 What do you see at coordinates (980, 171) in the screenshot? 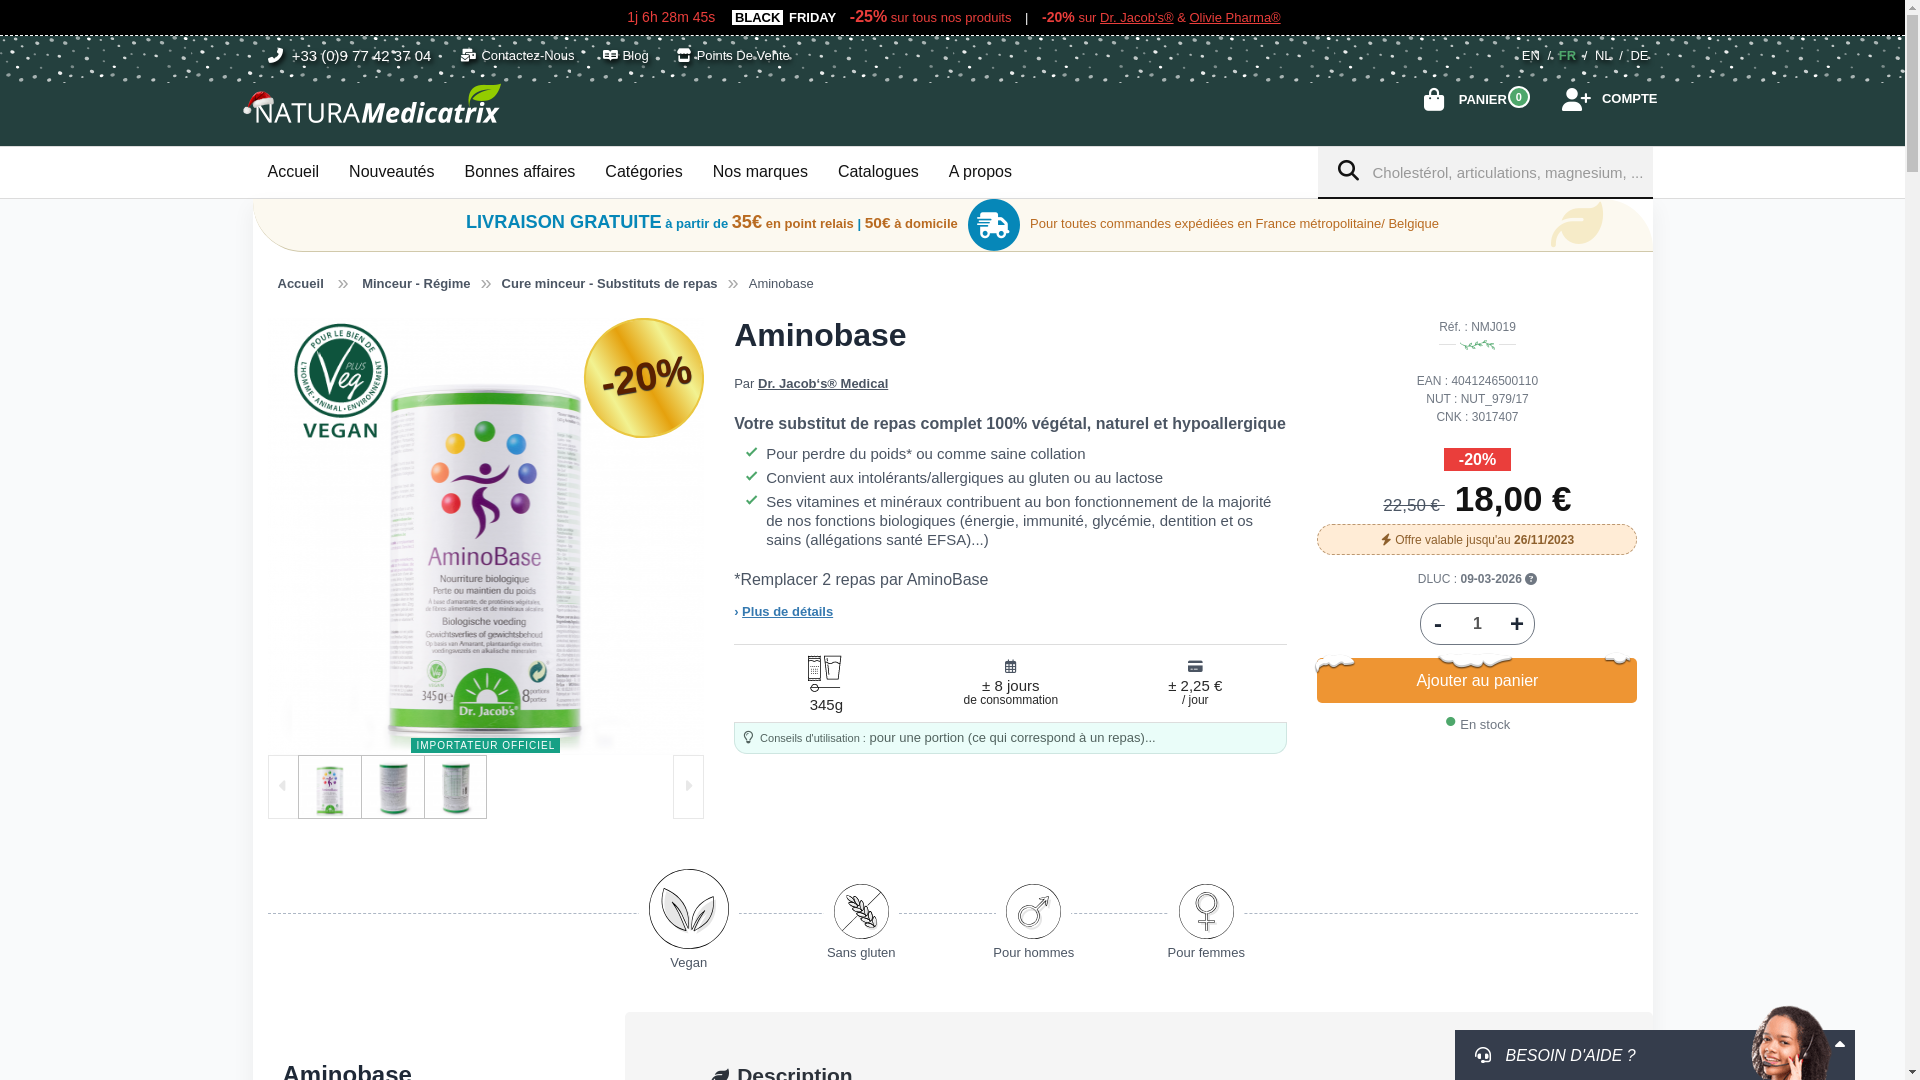
I see `'A propos'` at bounding box center [980, 171].